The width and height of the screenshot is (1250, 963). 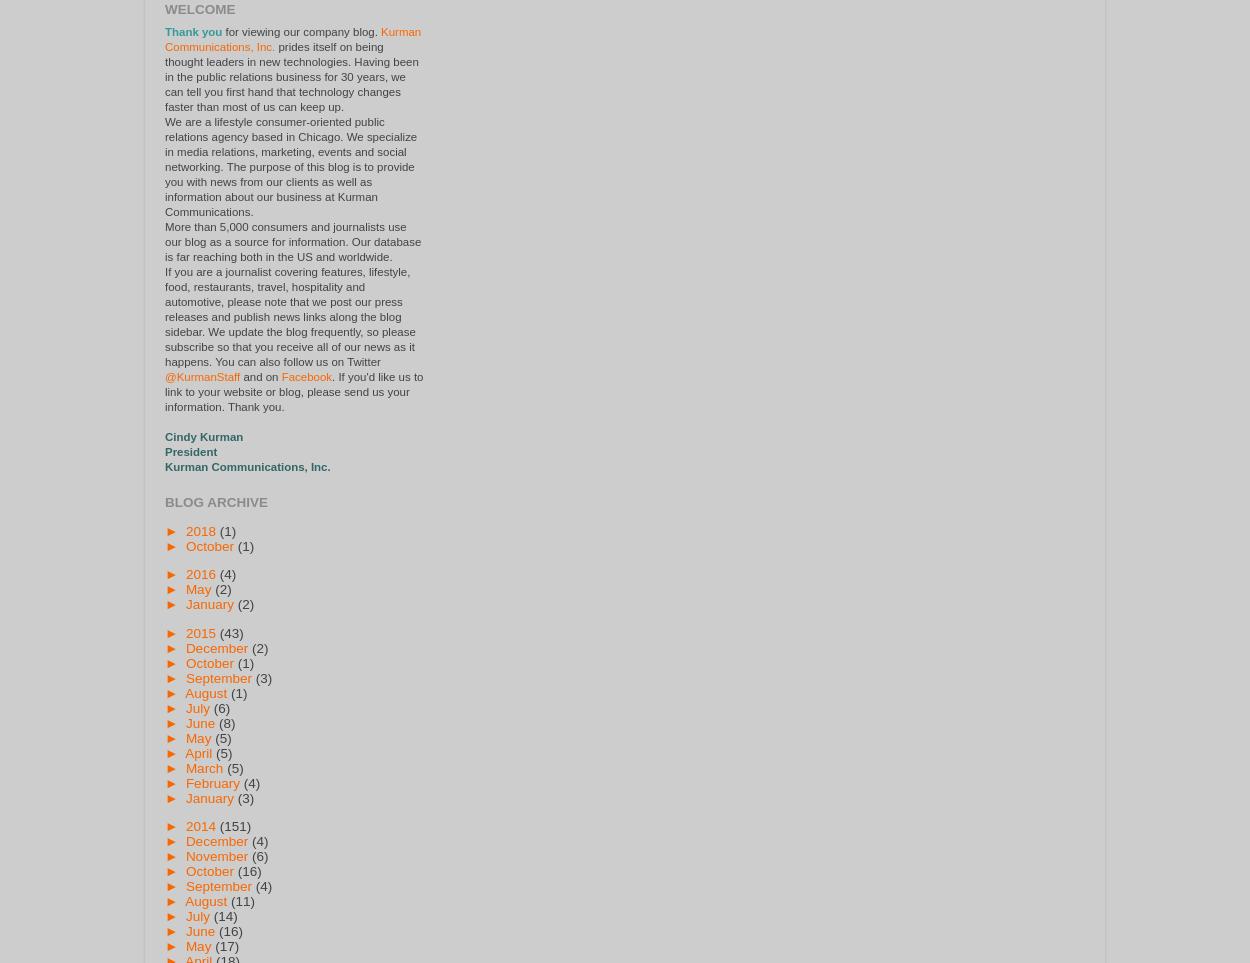 I want to click on 'If you are a journalist covering features, lifestyle, food, restaurants, travel, hospitality and automotive, please note that we post our press releases and publish news links along the blog sidebar. We update the blog frequently, so please subscribe so that you receive all of our news as it happens. You can also follow us on Twitter', so click(x=290, y=315).